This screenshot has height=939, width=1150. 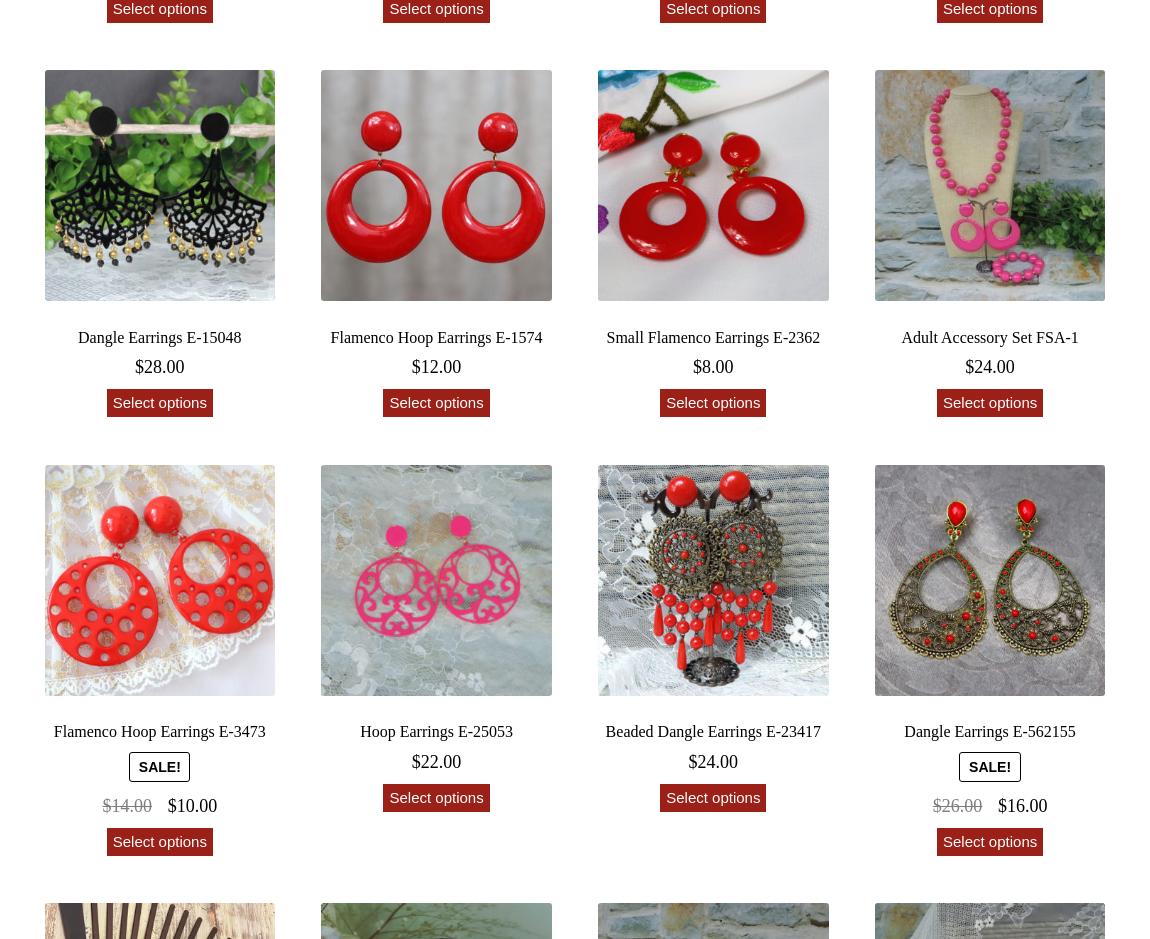 What do you see at coordinates (941, 805) in the screenshot?
I see `'26.00'` at bounding box center [941, 805].